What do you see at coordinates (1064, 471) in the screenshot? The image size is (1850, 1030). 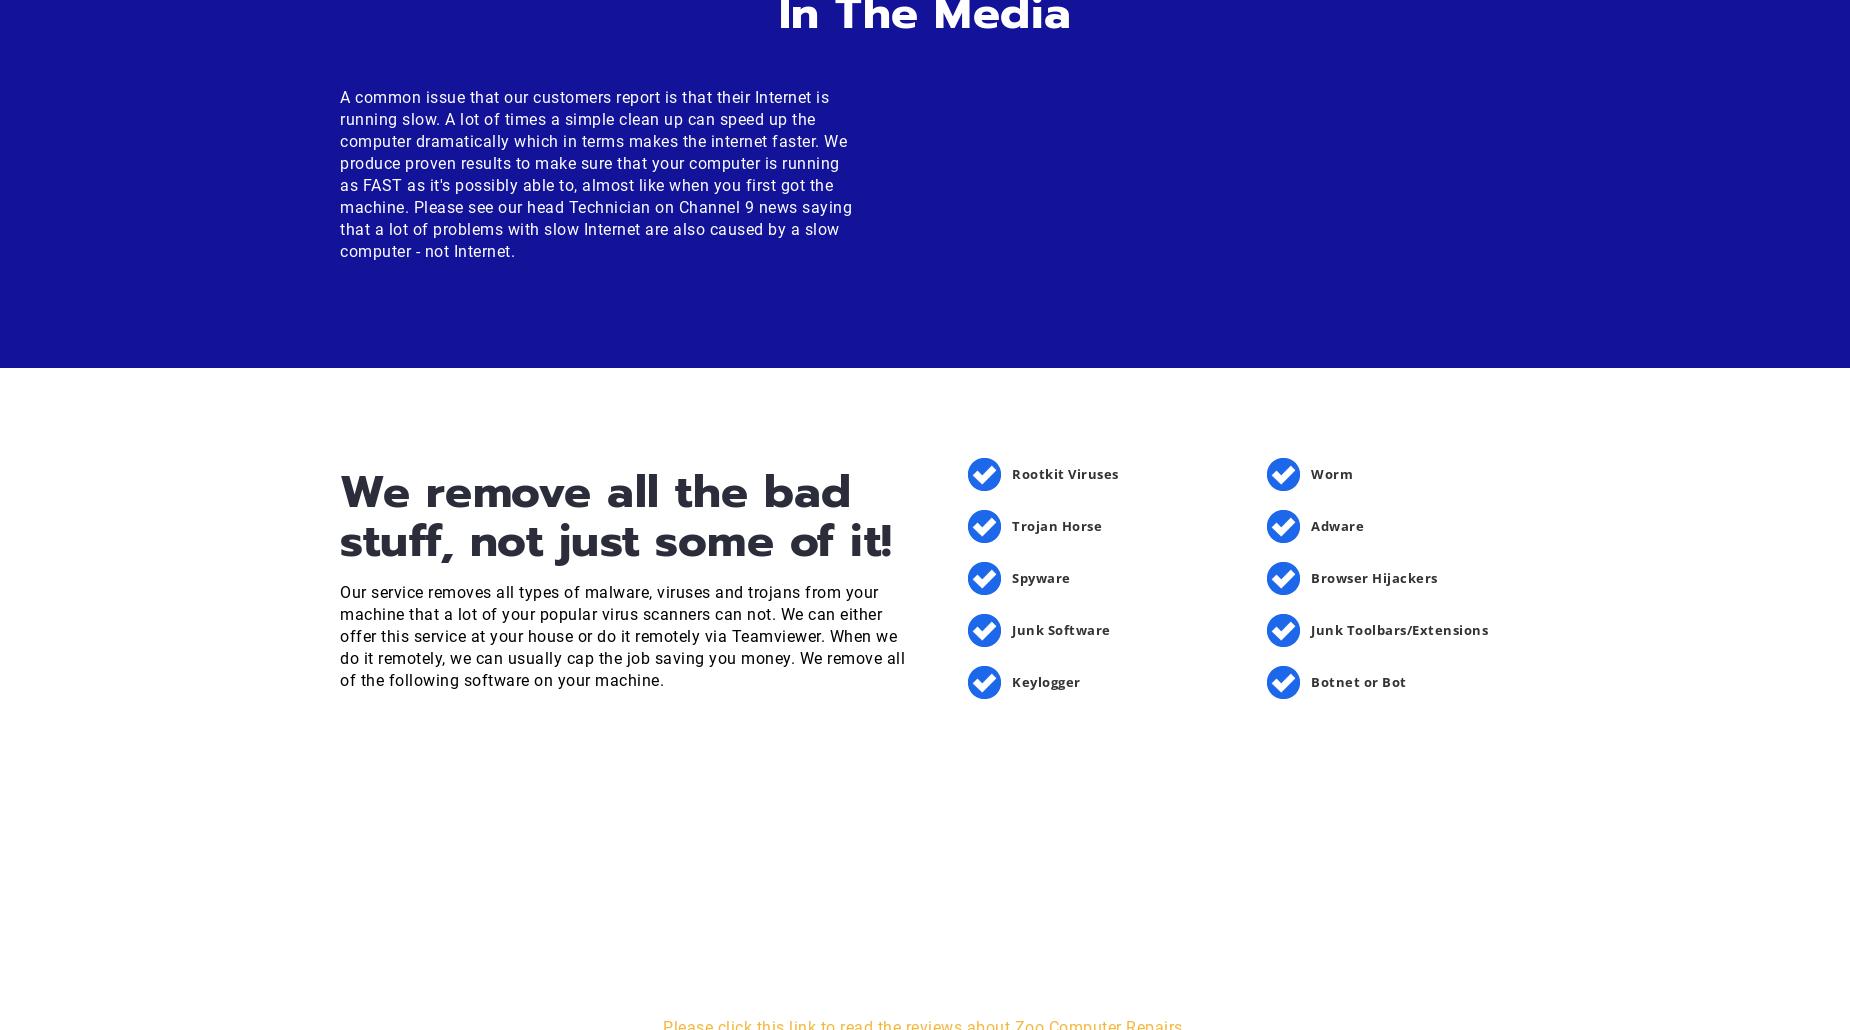 I see `'Rootkit Viruses'` at bounding box center [1064, 471].